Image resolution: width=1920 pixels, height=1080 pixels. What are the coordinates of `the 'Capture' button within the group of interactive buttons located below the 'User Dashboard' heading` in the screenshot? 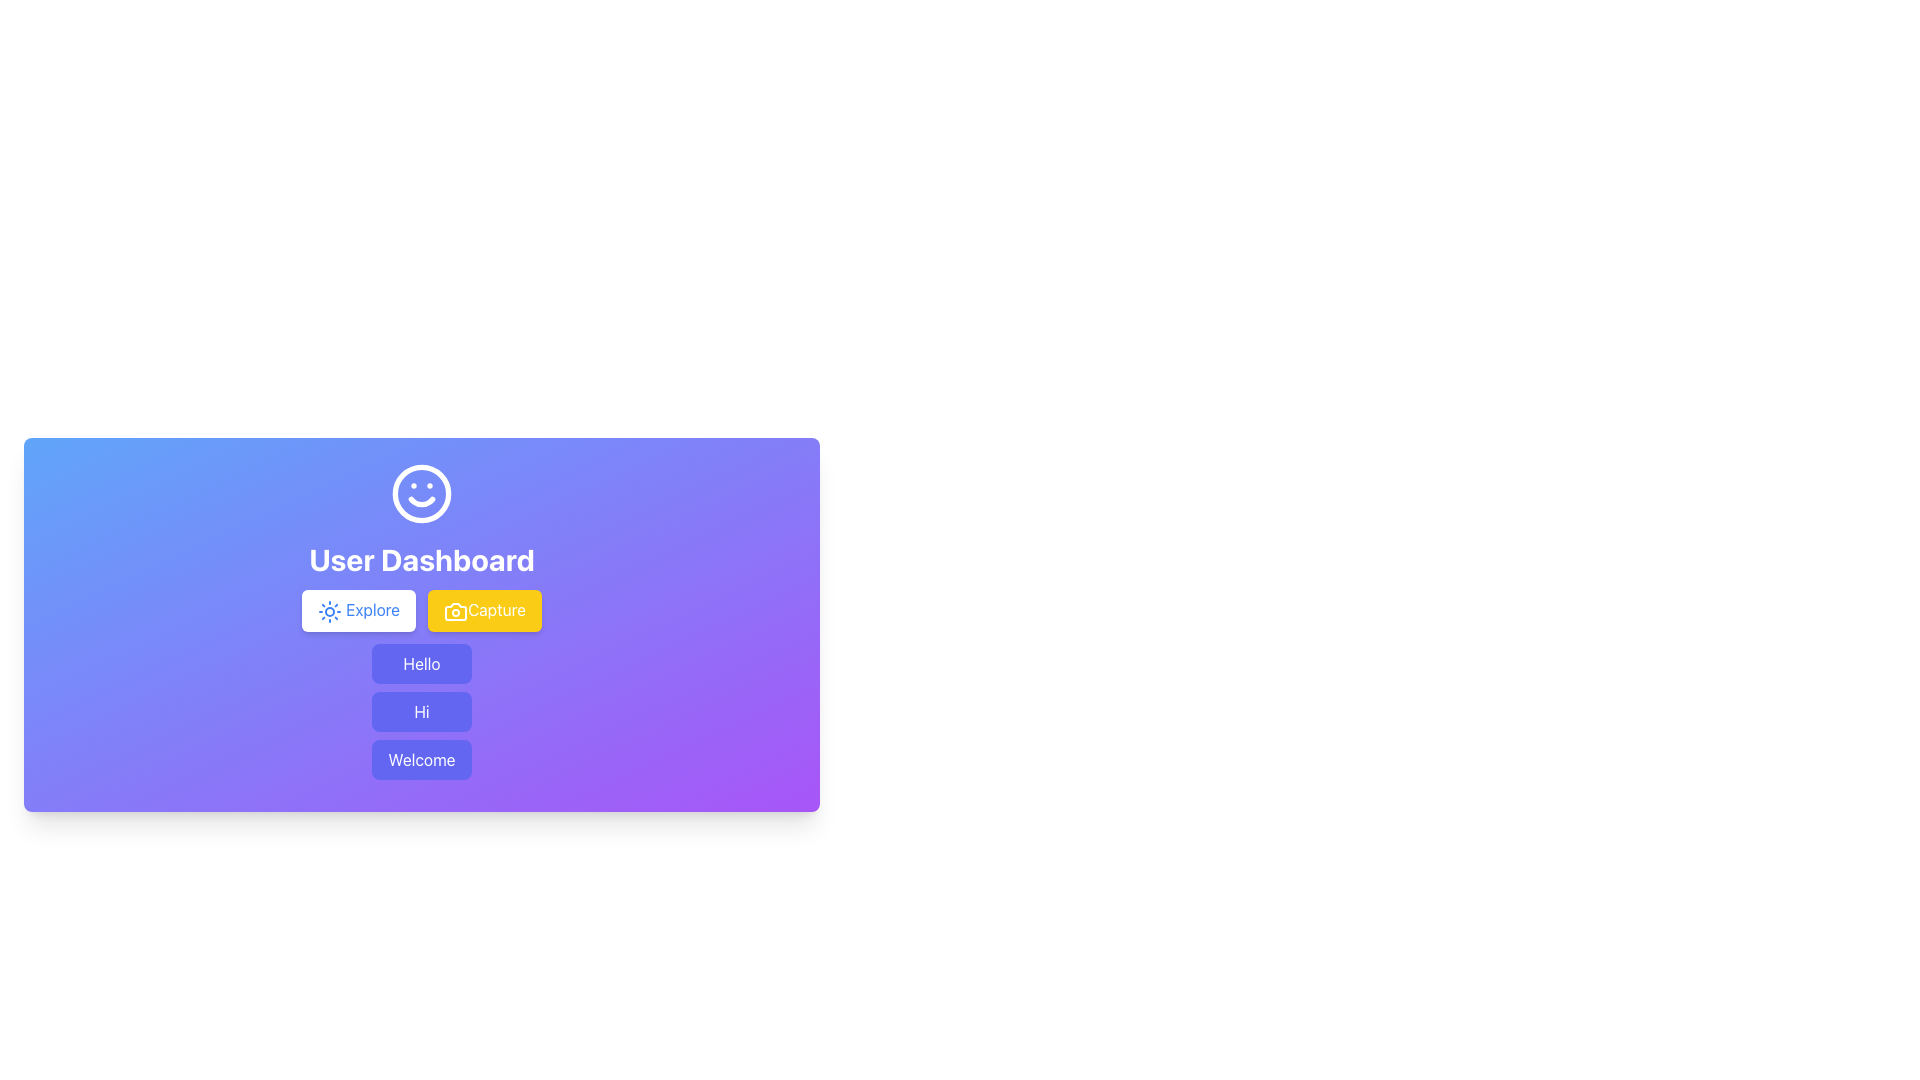 It's located at (421, 609).